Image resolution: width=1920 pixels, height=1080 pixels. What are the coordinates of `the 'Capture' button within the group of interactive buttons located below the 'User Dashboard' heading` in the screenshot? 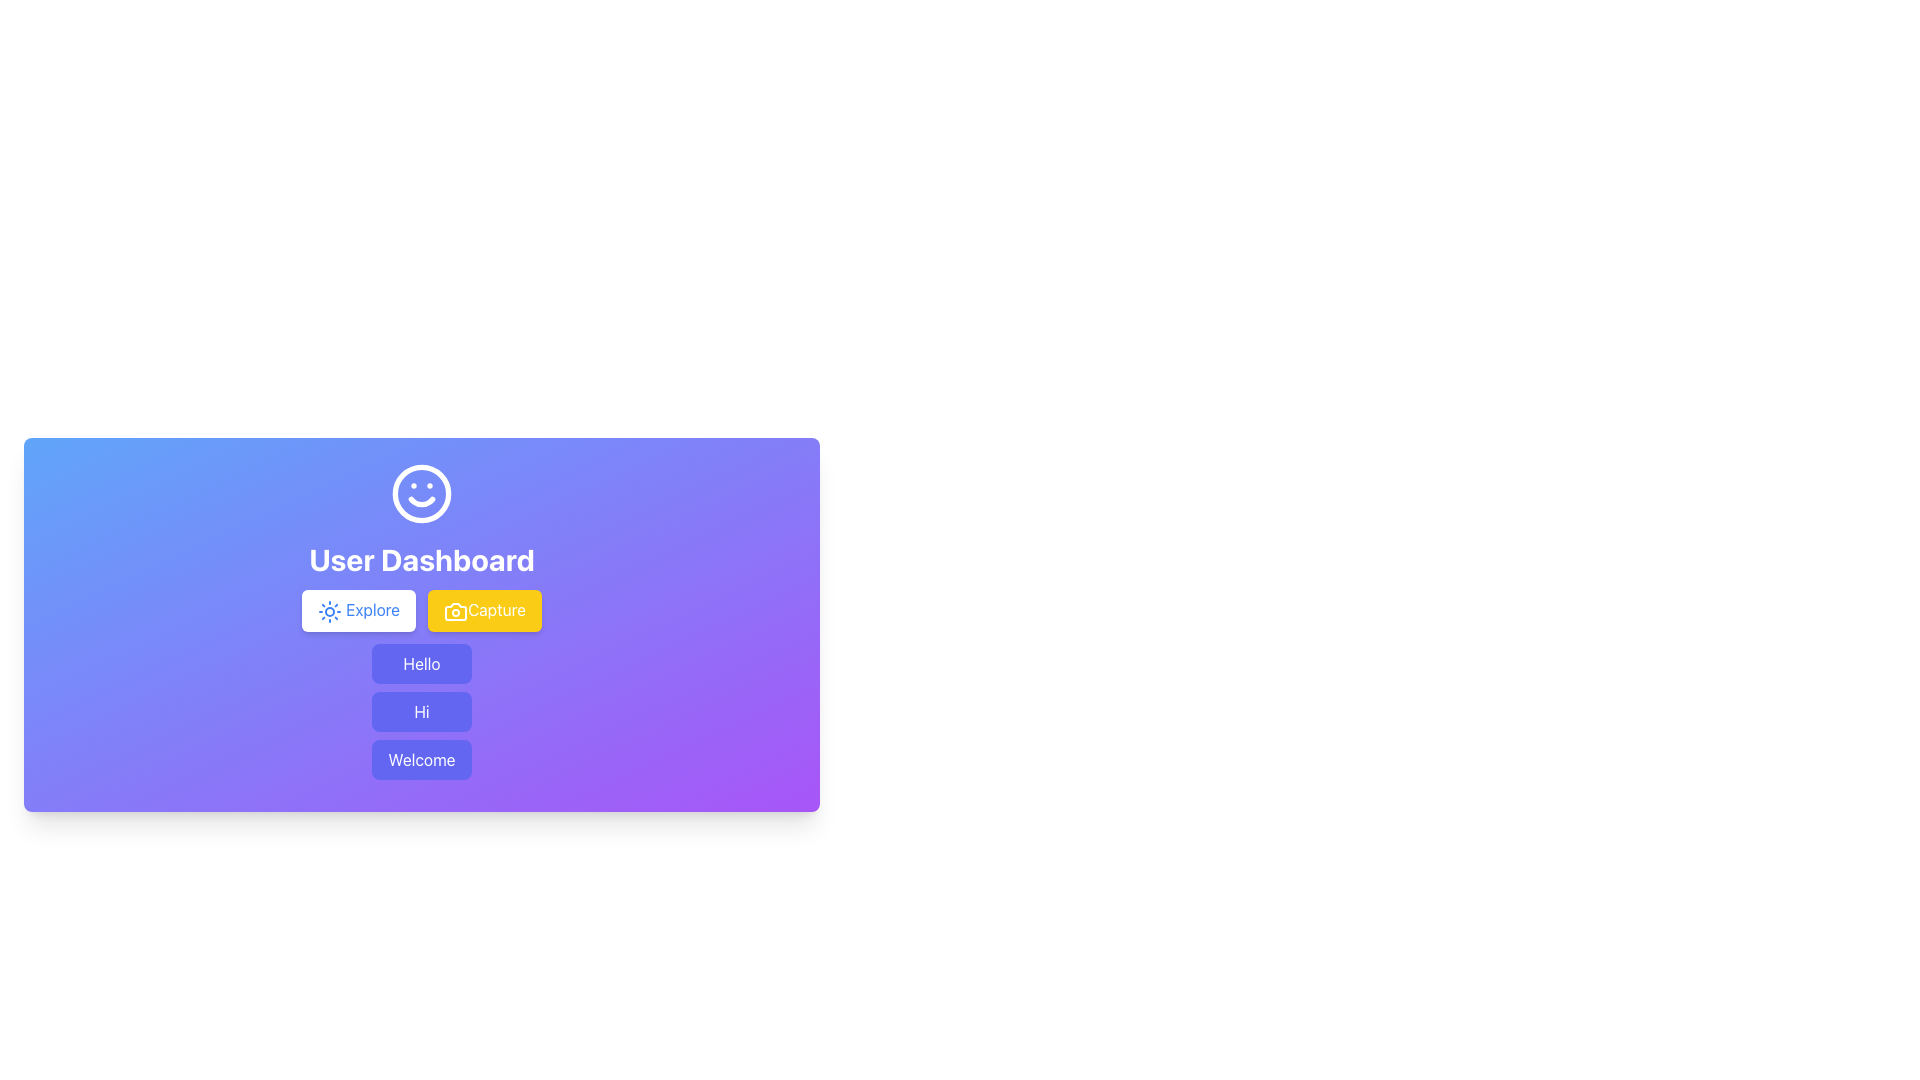 It's located at (421, 609).